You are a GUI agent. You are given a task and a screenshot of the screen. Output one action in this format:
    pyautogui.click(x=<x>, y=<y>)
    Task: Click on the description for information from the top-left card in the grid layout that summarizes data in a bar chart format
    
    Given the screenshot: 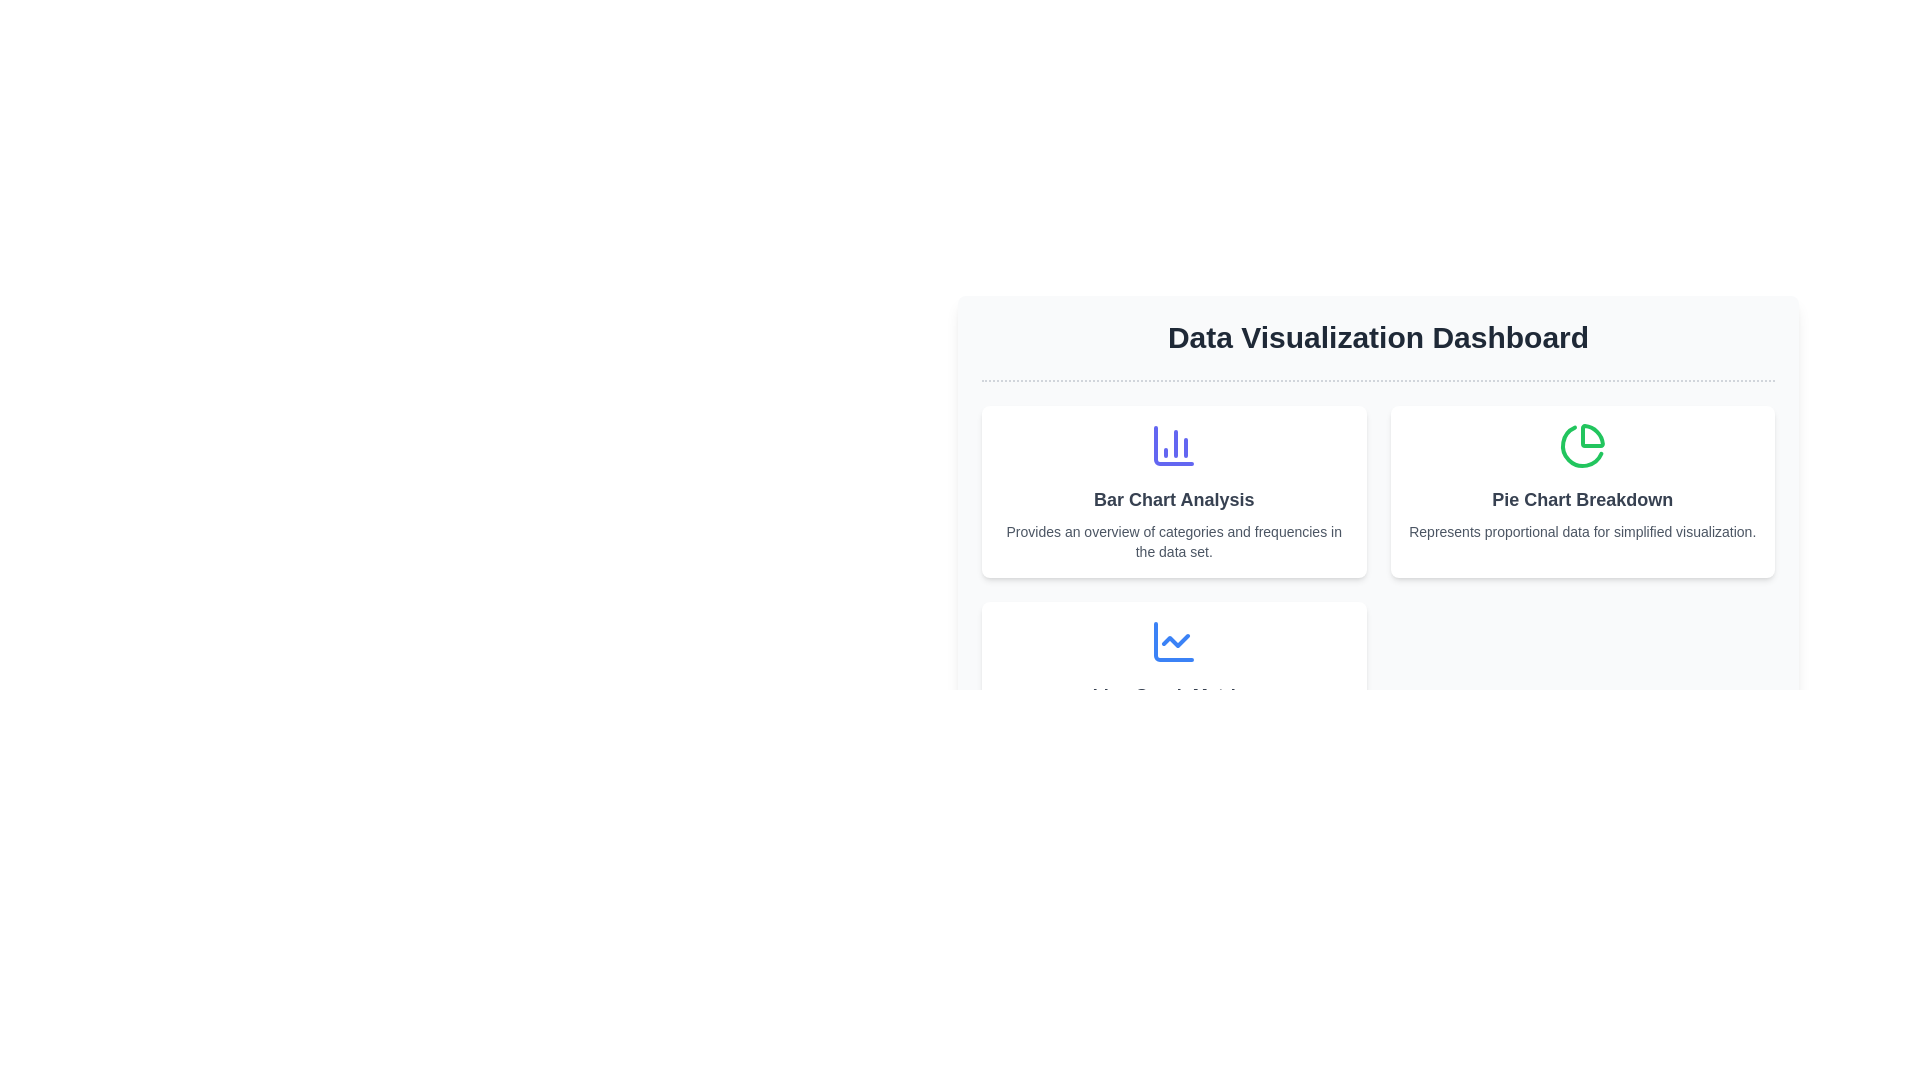 What is the action you would take?
    pyautogui.click(x=1174, y=492)
    